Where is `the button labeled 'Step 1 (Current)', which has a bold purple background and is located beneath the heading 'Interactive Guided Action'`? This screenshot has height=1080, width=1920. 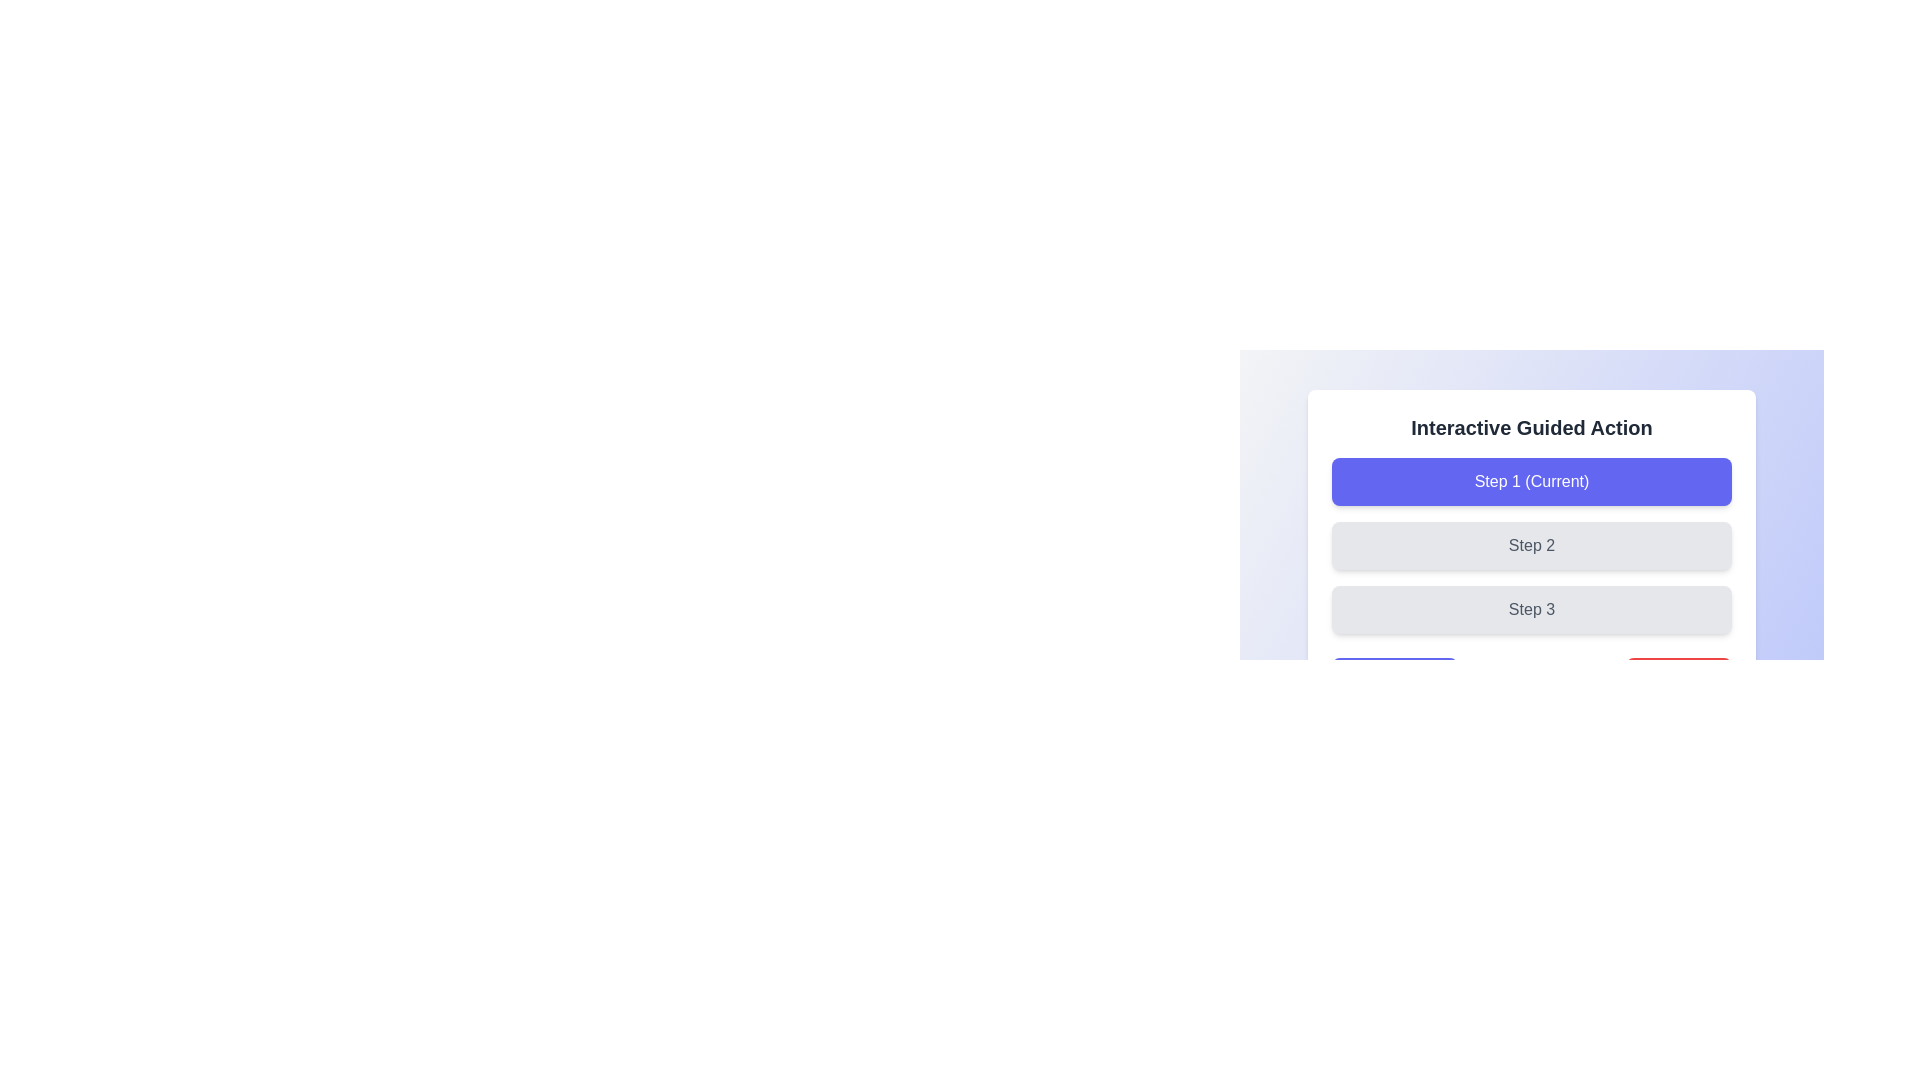 the button labeled 'Step 1 (Current)', which has a bold purple background and is located beneath the heading 'Interactive Guided Action' is located at coordinates (1530, 493).